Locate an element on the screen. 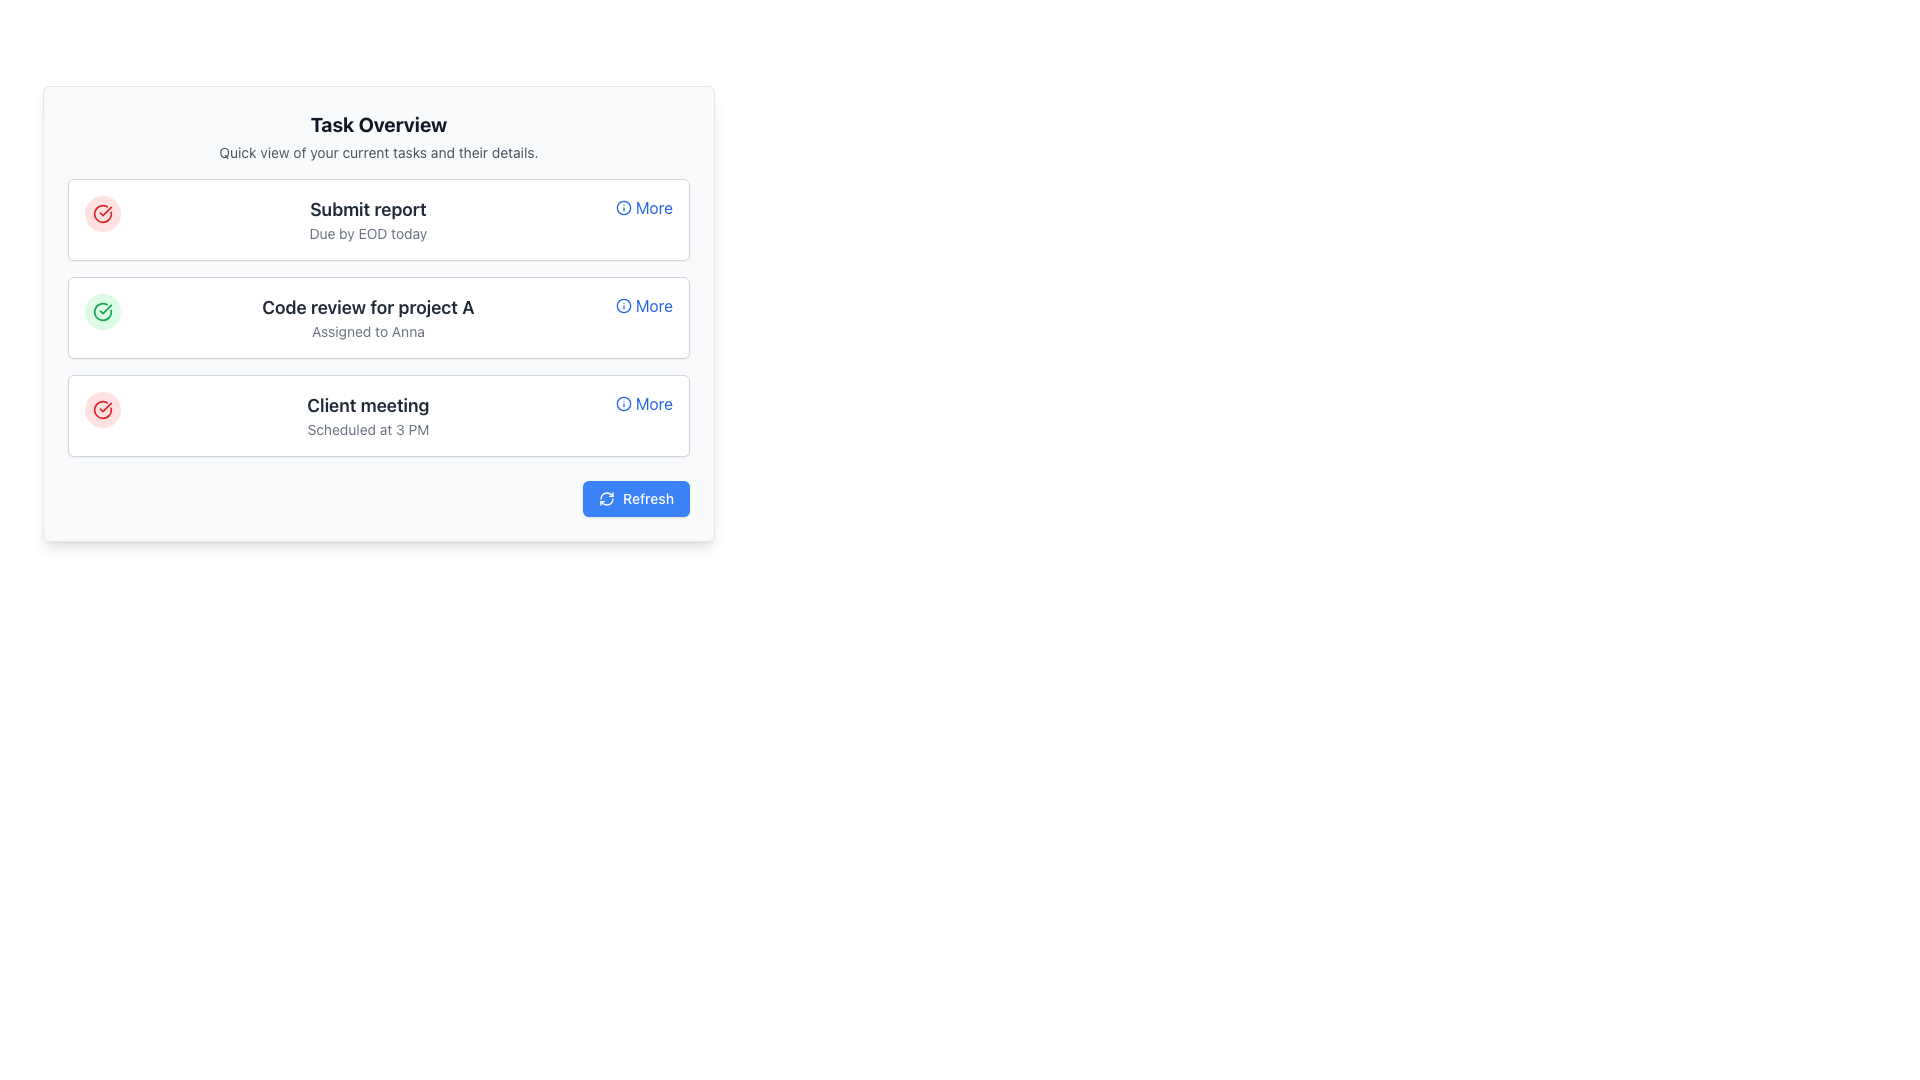 Image resolution: width=1920 pixels, height=1080 pixels. displayed task information from the third task card which has a white background, a red circular icon on the left, a bold title 'Client meeting', a gray subtitle 'Scheduled at 3 PM', and a blue 'More' link on the right is located at coordinates (379, 415).